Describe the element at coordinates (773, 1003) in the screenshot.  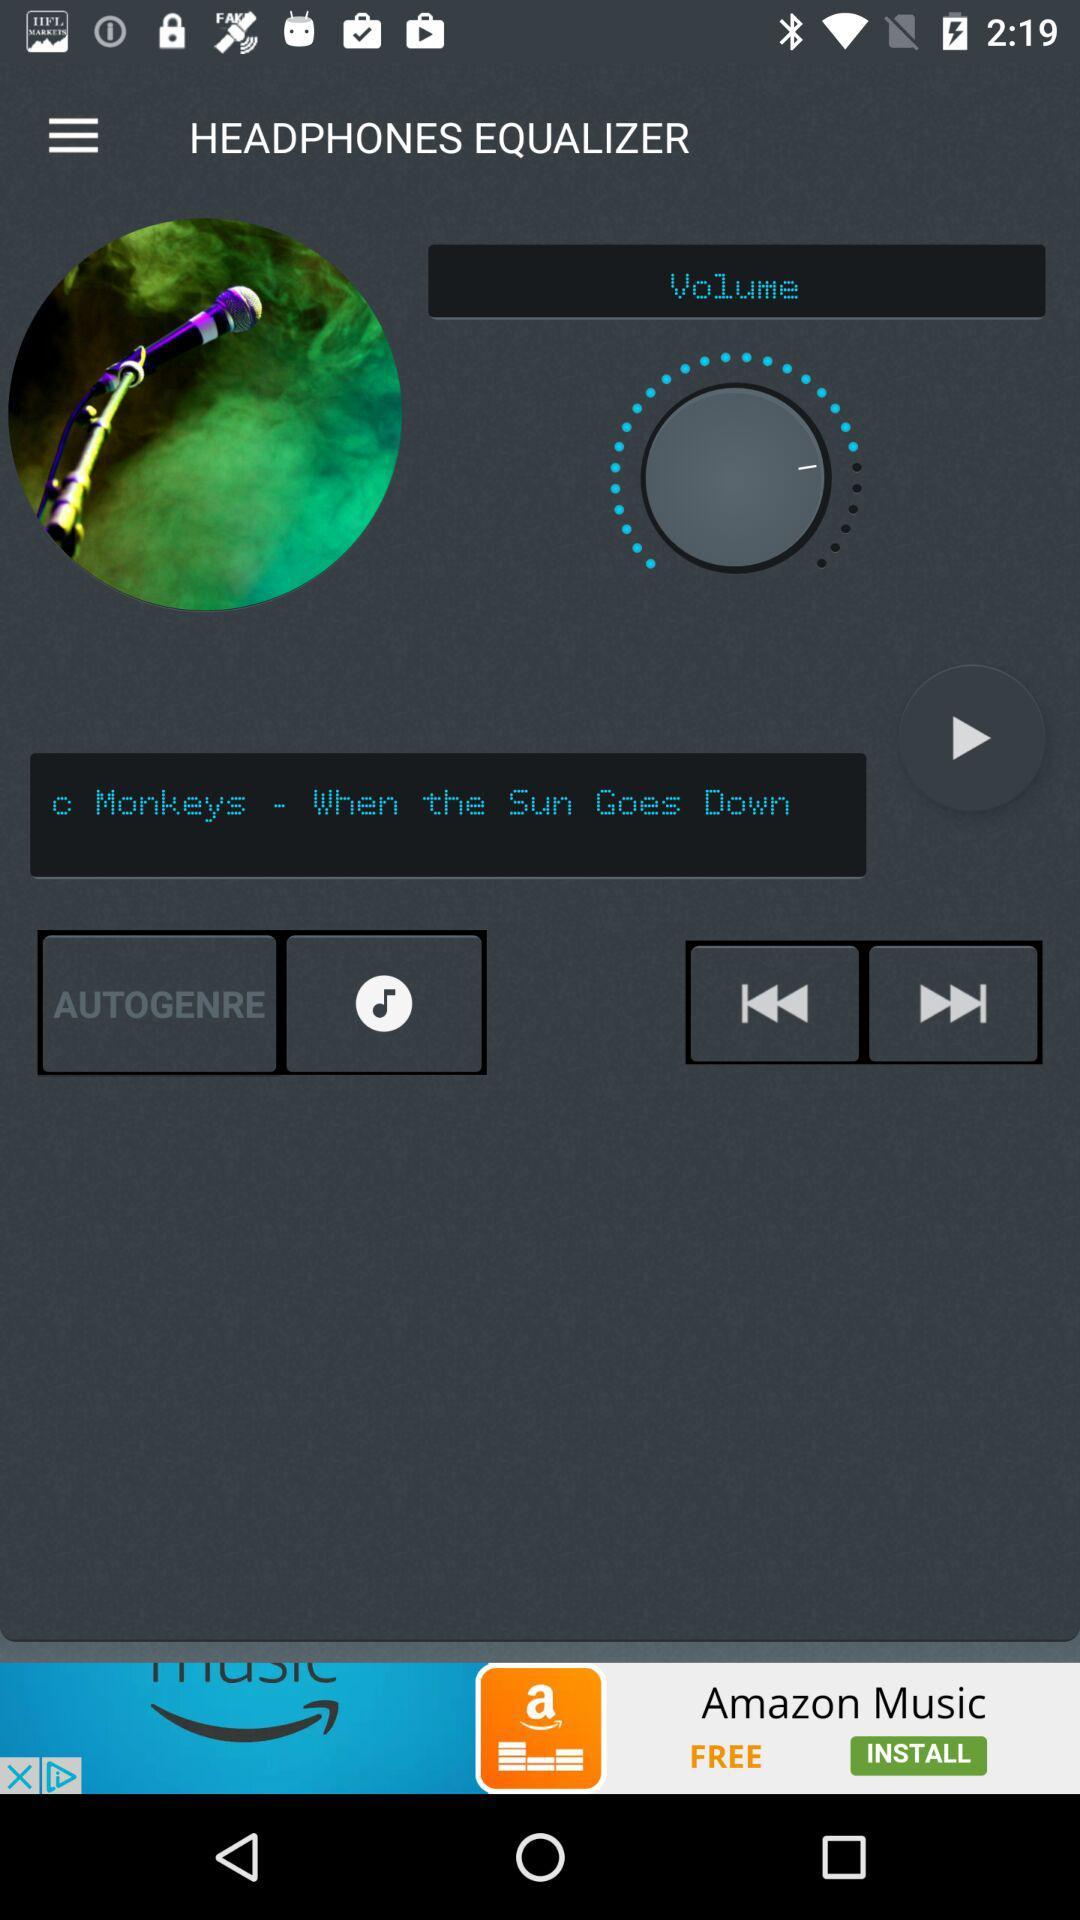
I see `icon below the arctic monkeys when item` at that location.